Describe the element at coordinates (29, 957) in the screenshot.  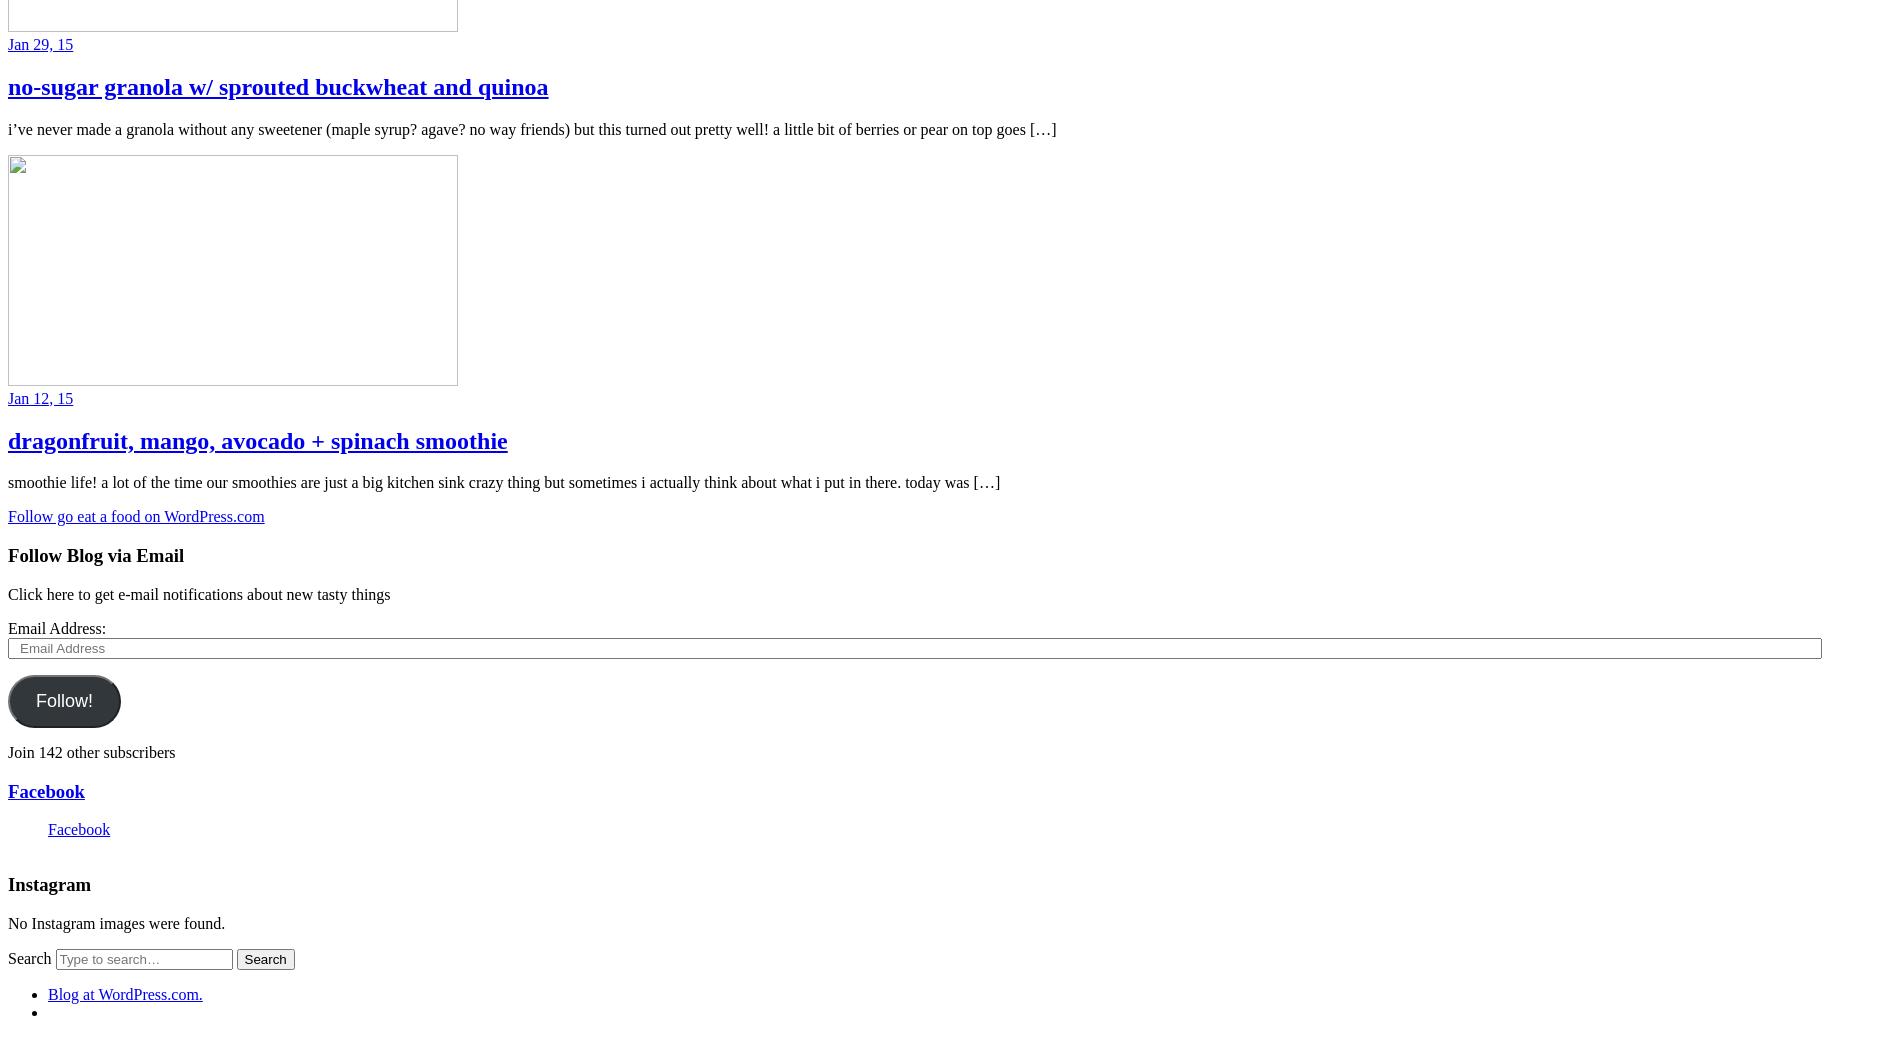
I see `'Search'` at that location.